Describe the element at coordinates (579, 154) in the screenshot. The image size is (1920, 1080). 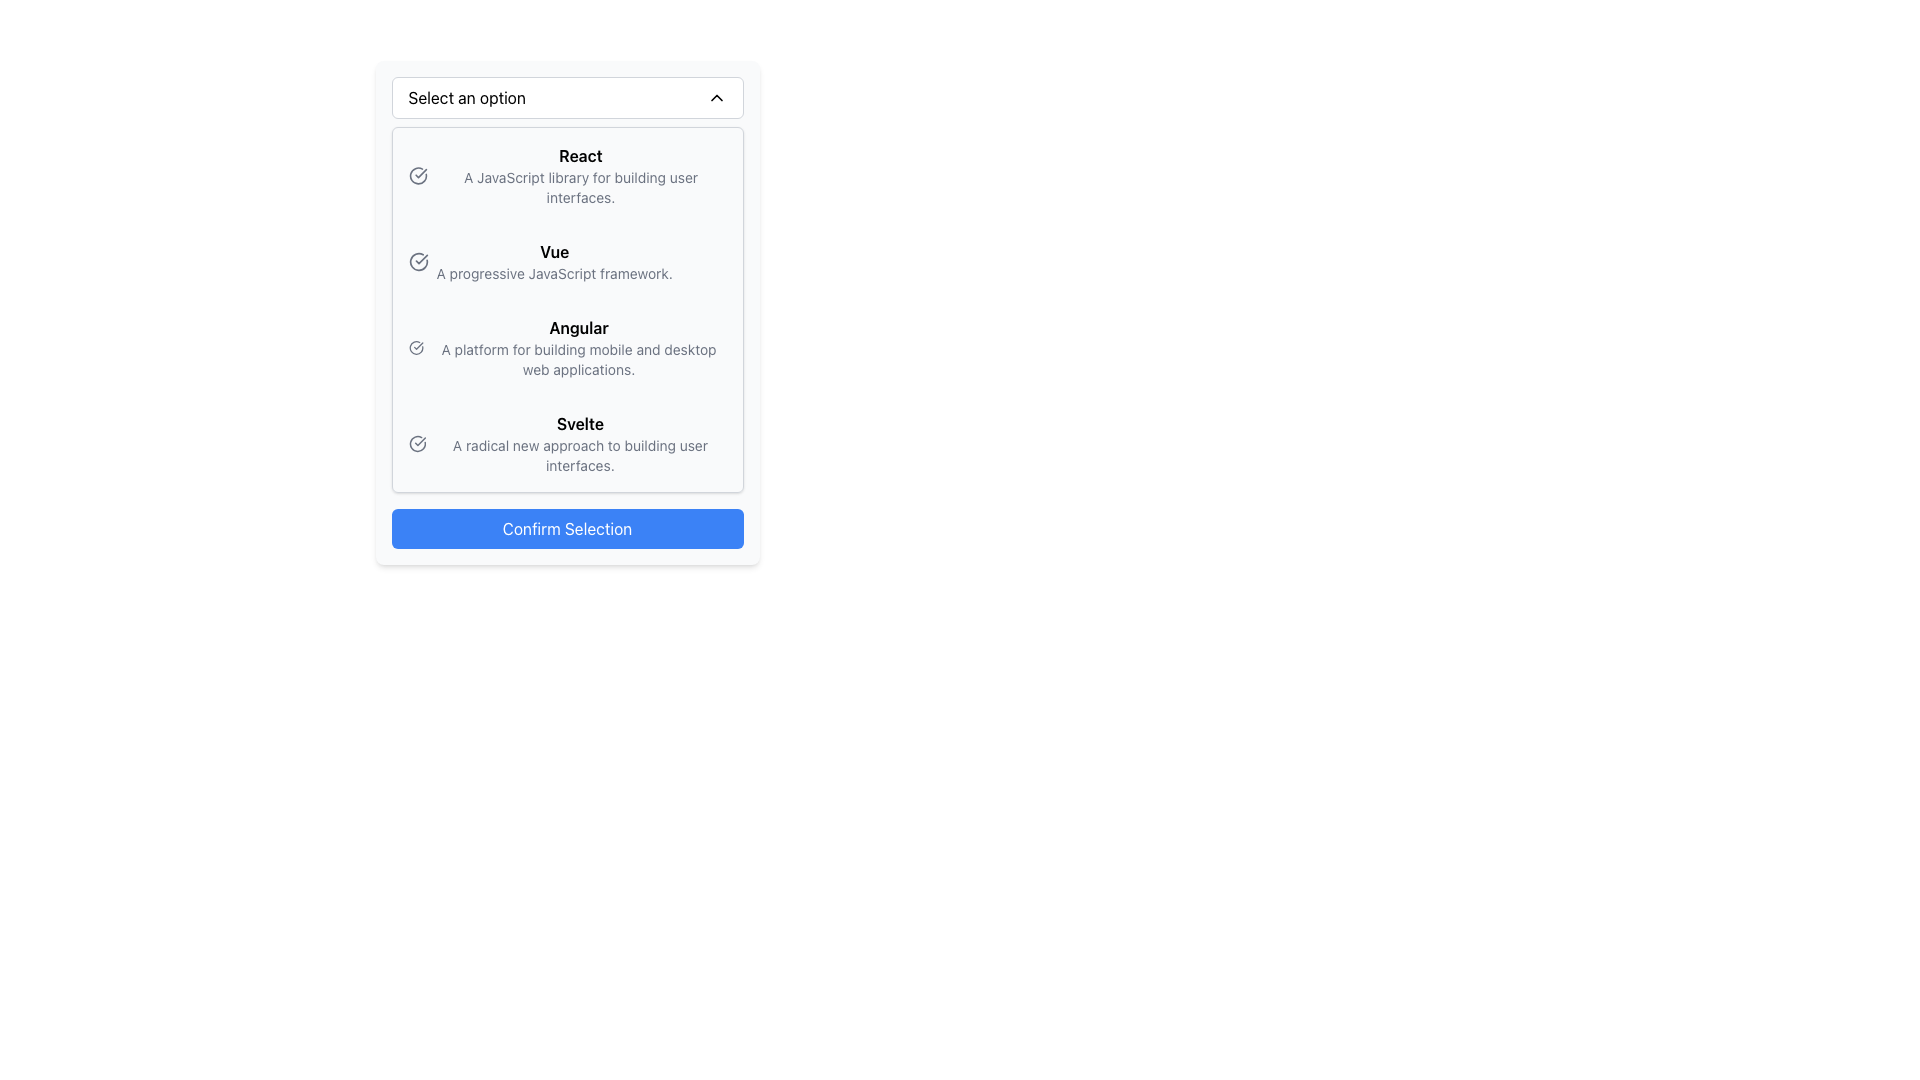
I see `the text label that identifies the option 'React', which is located within the dropdown menu beneath the 'Select an option' selector` at that location.